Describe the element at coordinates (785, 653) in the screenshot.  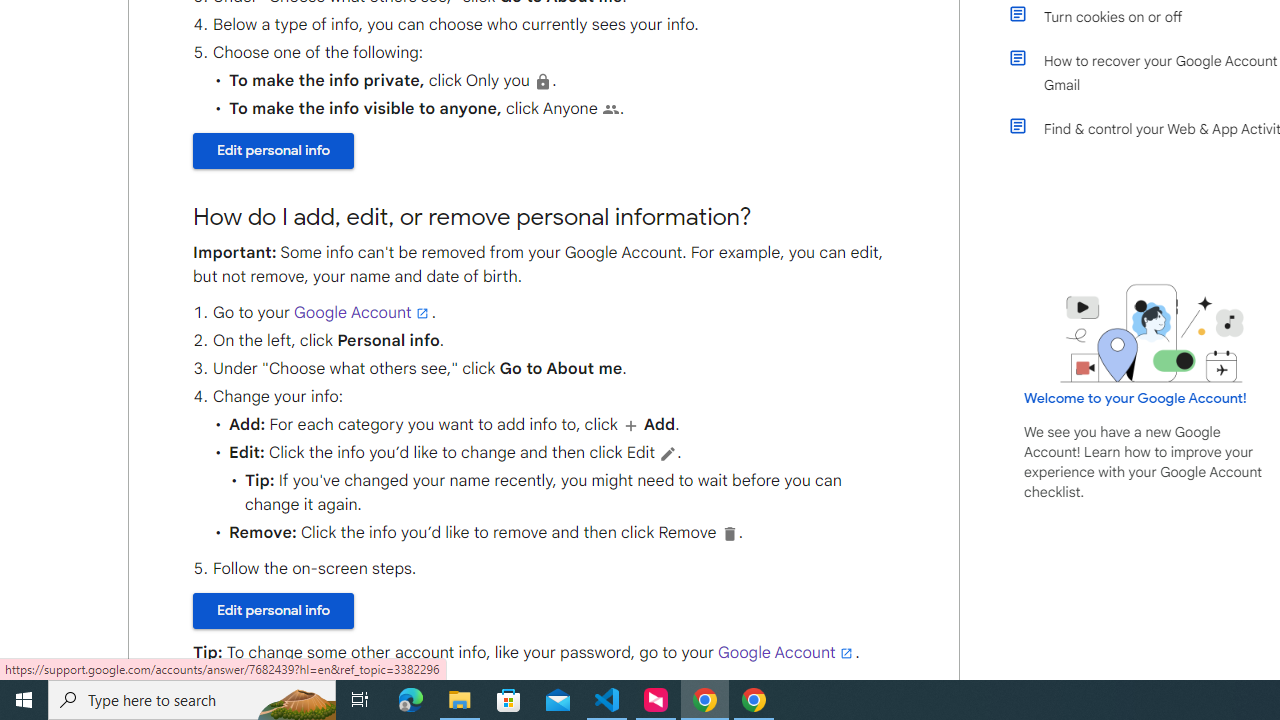
I see `'Google Account'` at that location.